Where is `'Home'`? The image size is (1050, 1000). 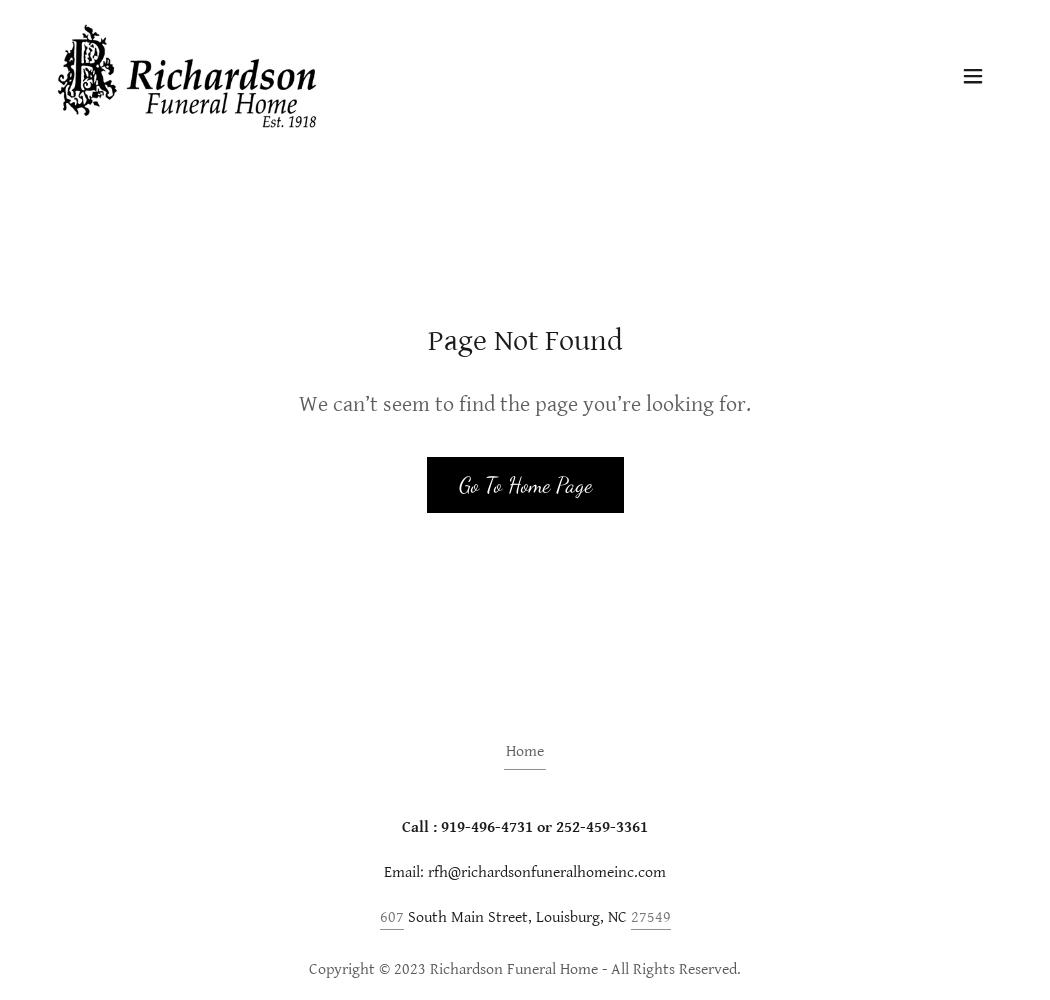
'Home' is located at coordinates (525, 751).